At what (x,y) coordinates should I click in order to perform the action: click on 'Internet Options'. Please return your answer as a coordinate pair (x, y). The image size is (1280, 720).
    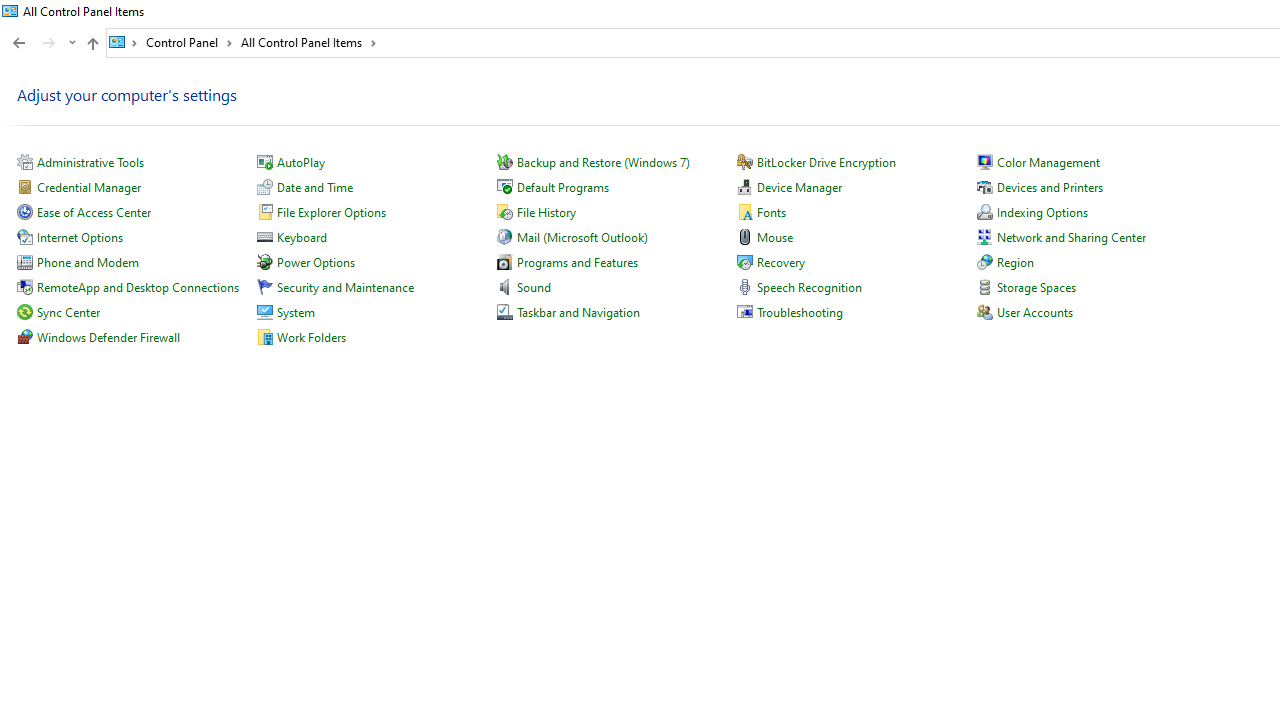
    Looking at the image, I should click on (80, 236).